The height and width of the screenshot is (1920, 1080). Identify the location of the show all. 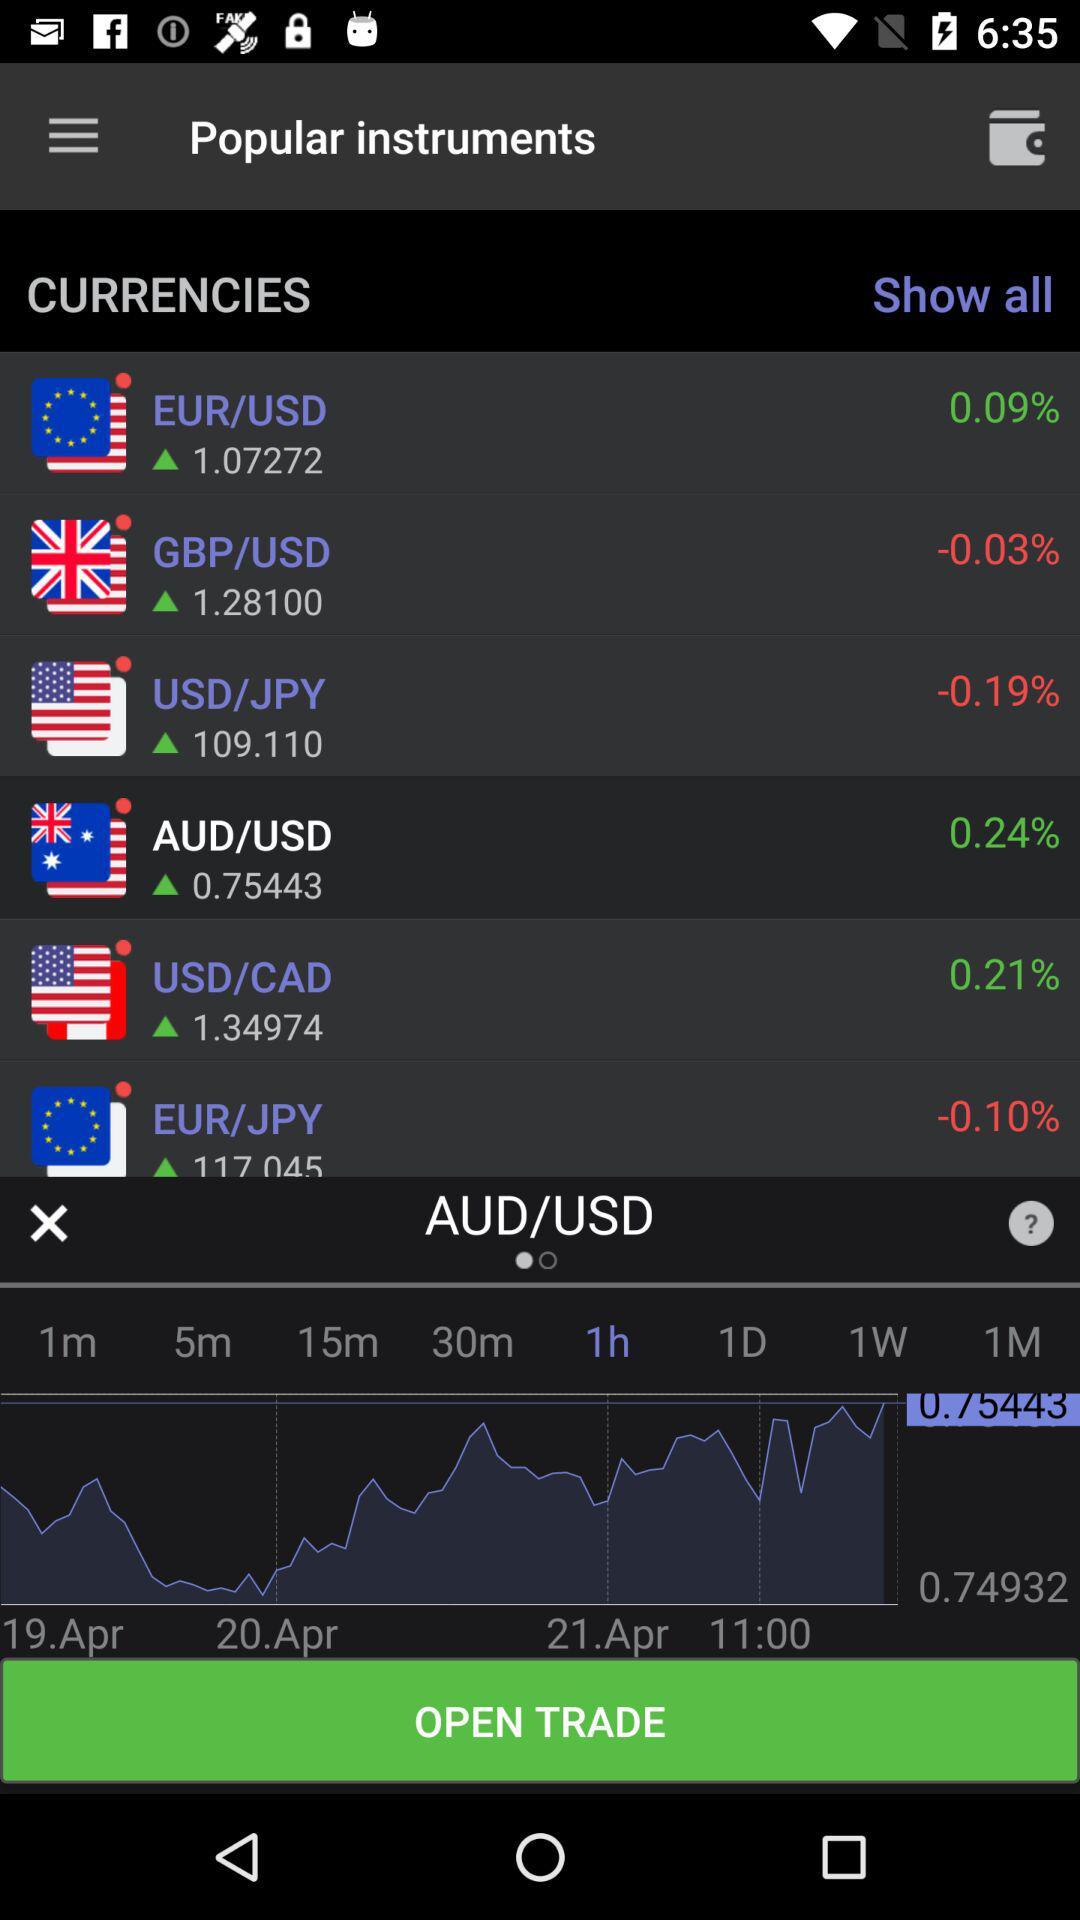
(962, 292).